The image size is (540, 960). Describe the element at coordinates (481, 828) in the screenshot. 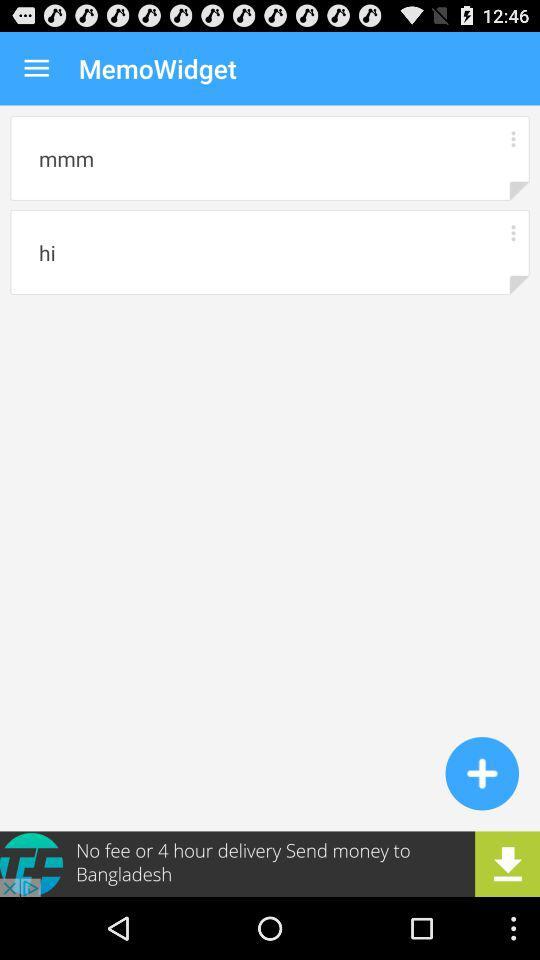

I see `the add icon` at that location.